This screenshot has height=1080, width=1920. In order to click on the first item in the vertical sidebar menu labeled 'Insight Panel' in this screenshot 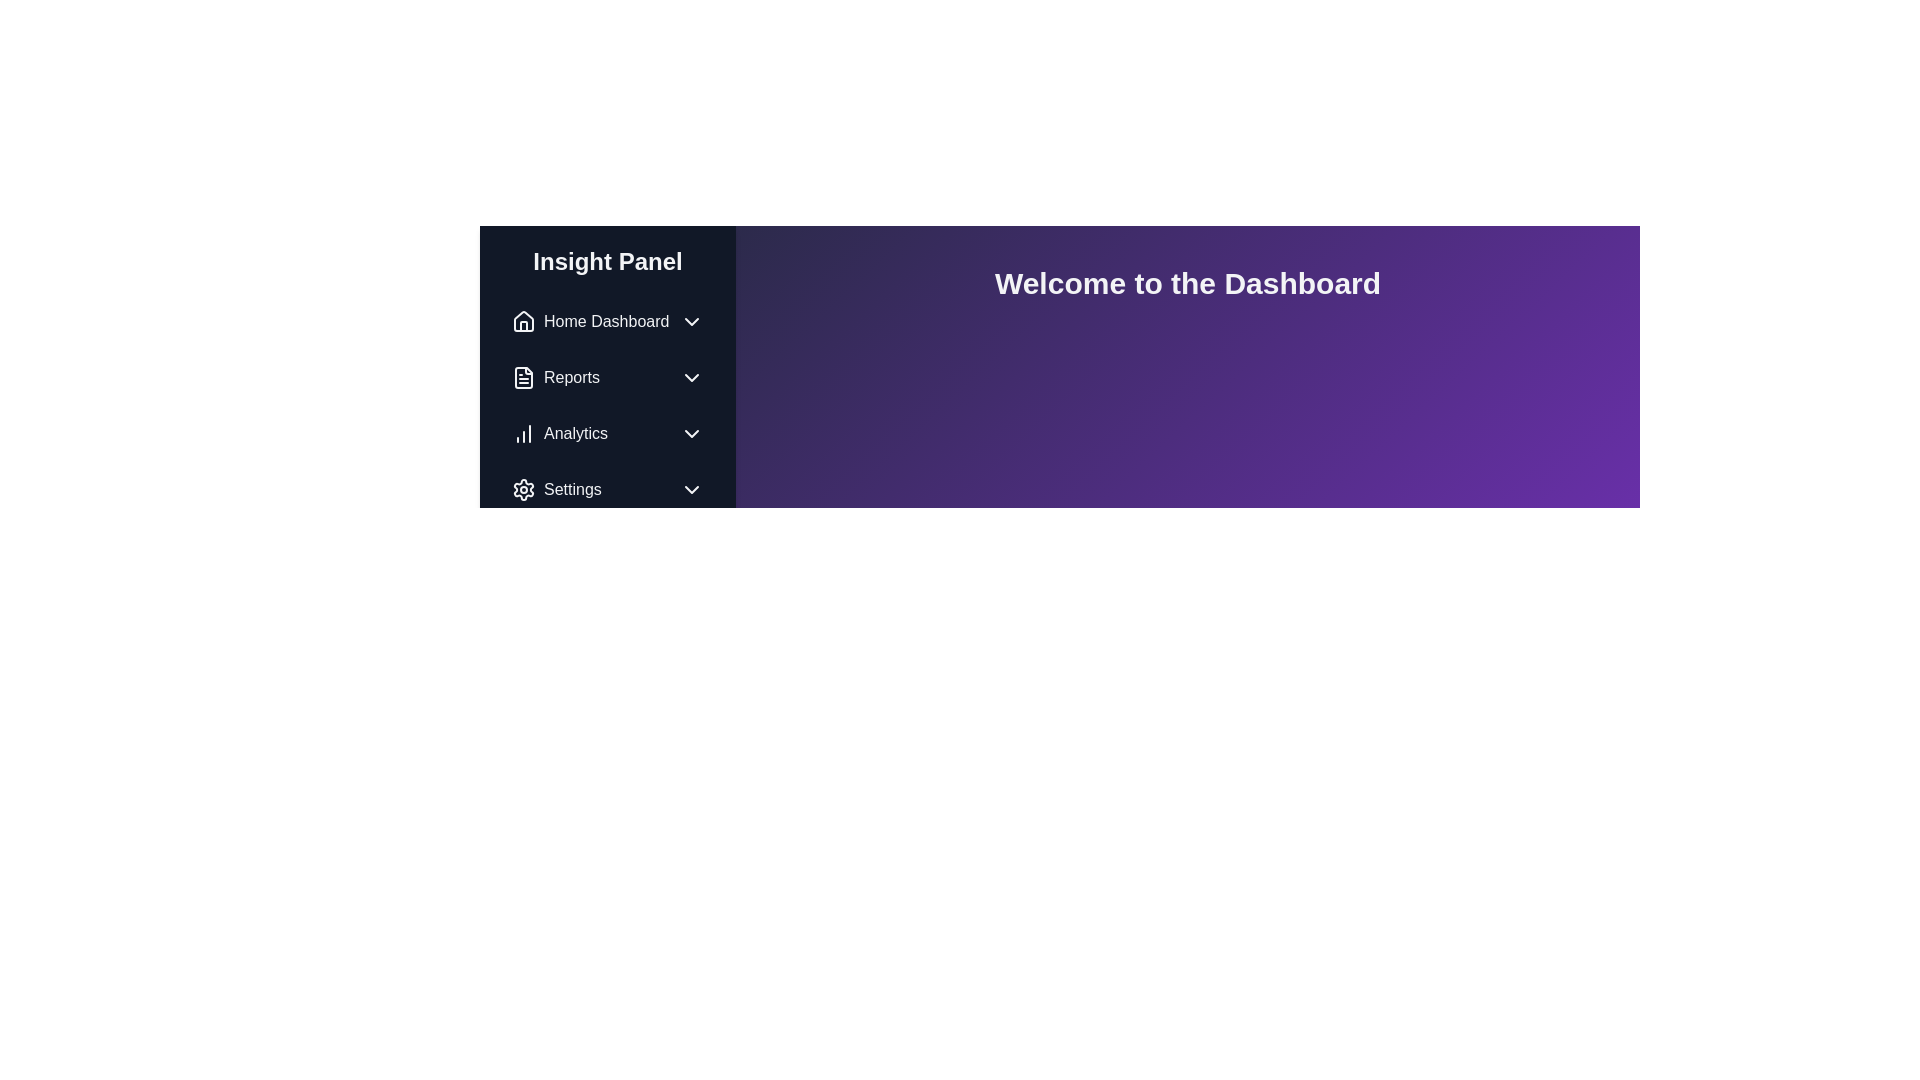, I will do `click(589, 320)`.